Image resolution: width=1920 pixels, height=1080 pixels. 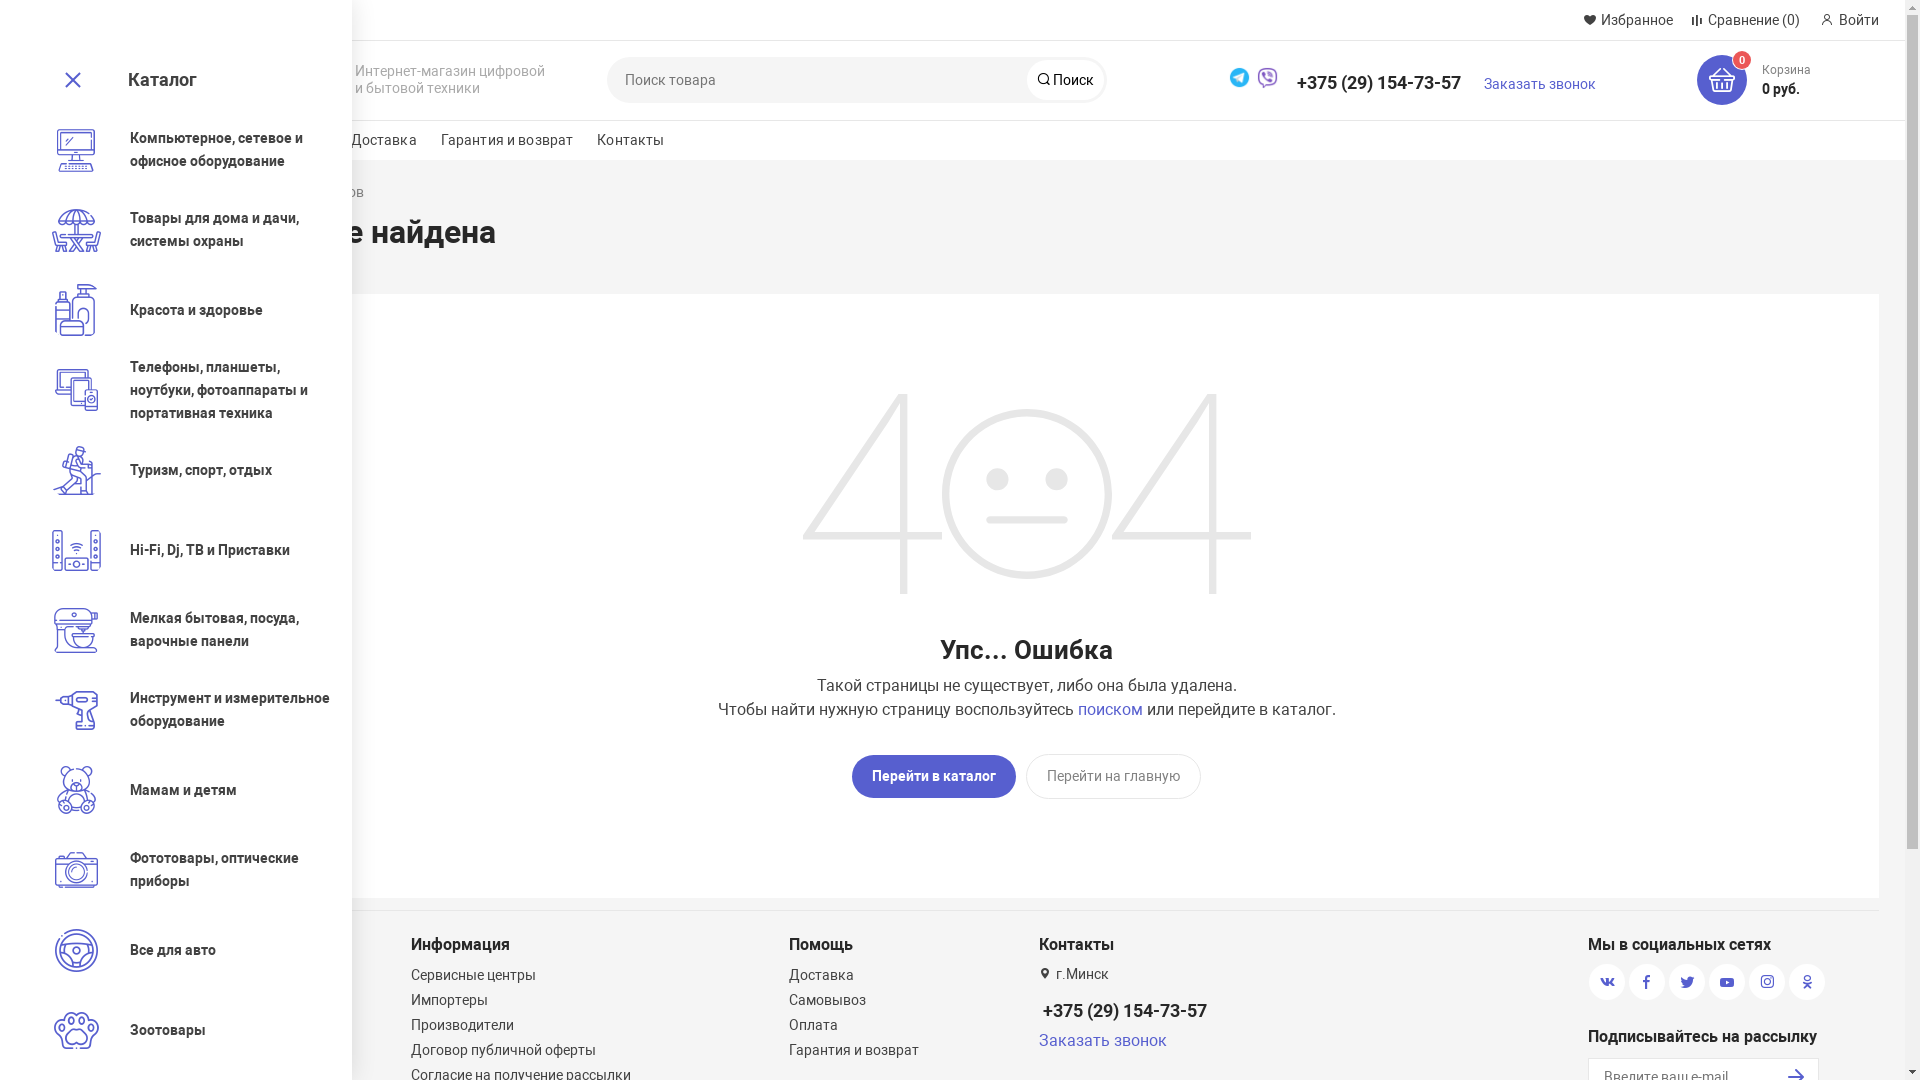 What do you see at coordinates (1377, 72) in the screenshot?
I see `'+375 (29) 154-73-57'` at bounding box center [1377, 72].